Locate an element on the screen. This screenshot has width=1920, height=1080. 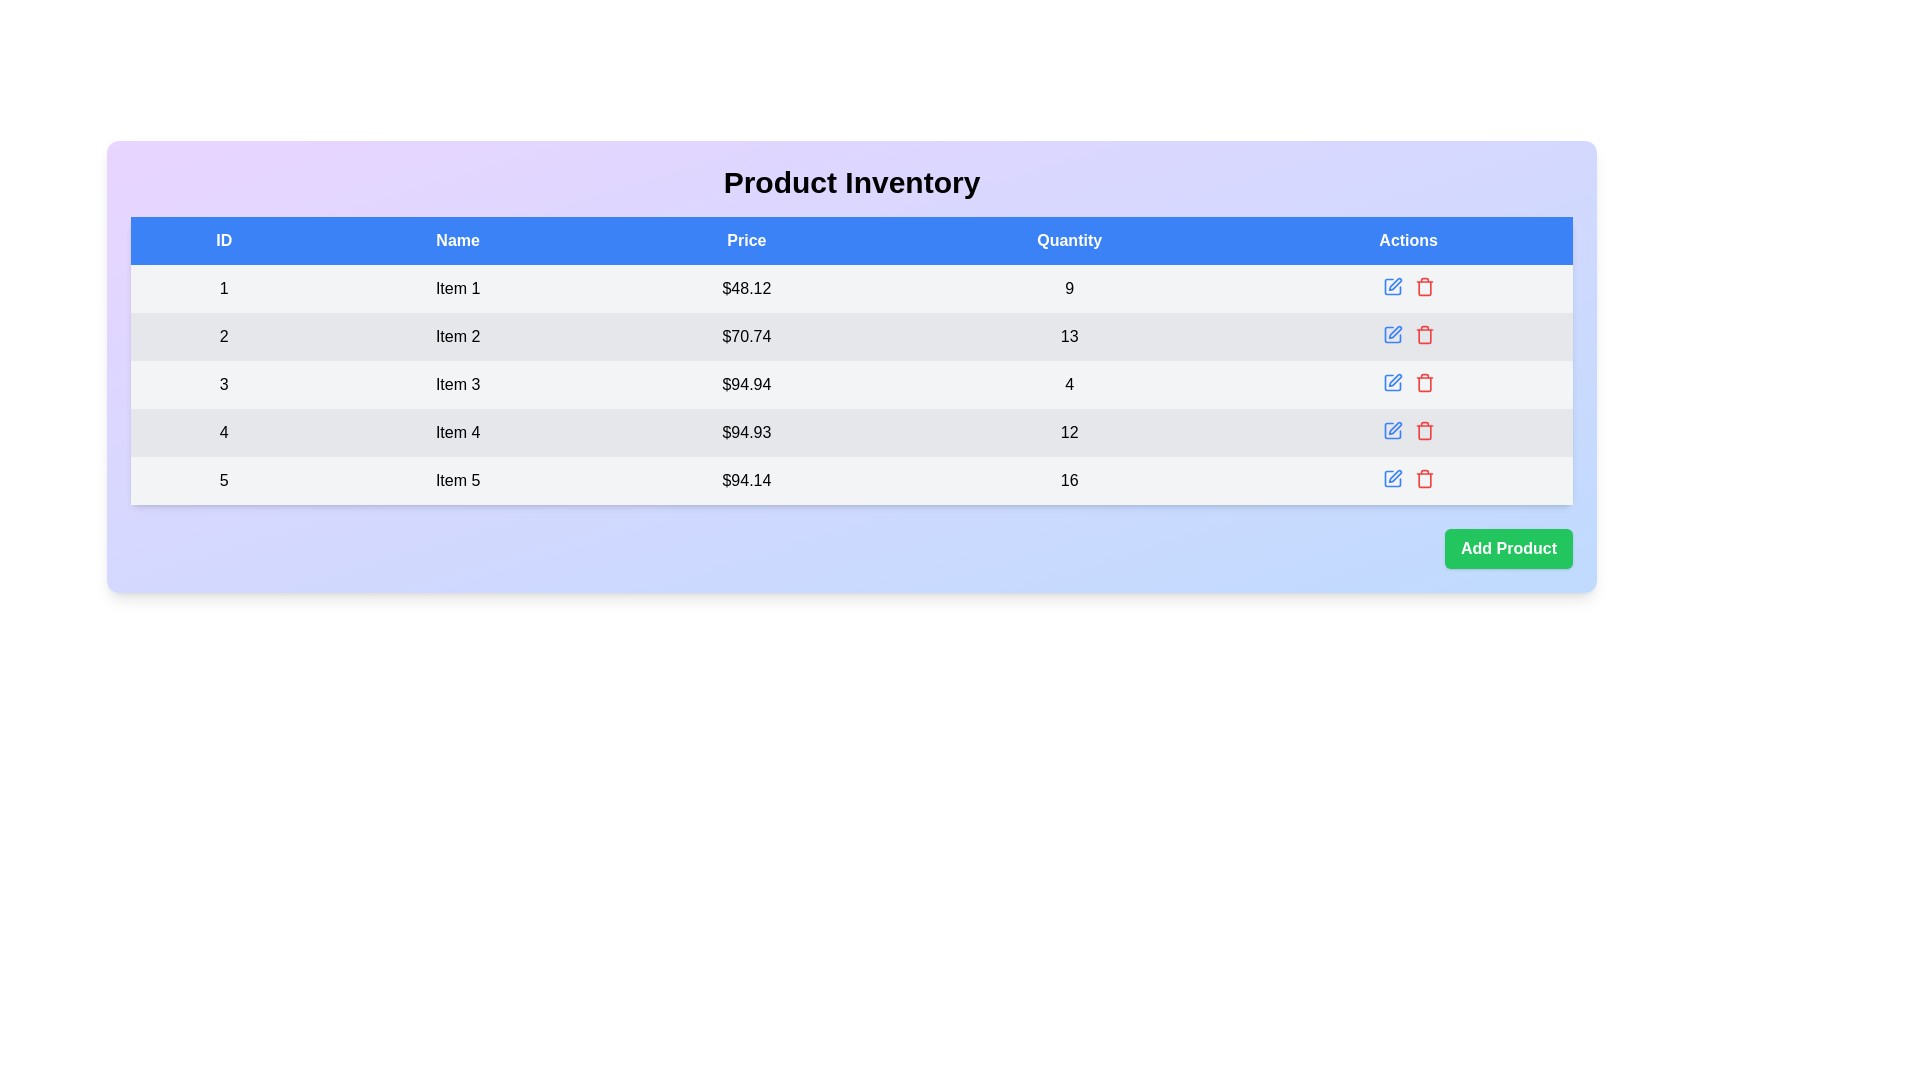
the first header element of the table, which labels the unique identifiers (IDs) for each row entry beneath it is located at coordinates (224, 239).